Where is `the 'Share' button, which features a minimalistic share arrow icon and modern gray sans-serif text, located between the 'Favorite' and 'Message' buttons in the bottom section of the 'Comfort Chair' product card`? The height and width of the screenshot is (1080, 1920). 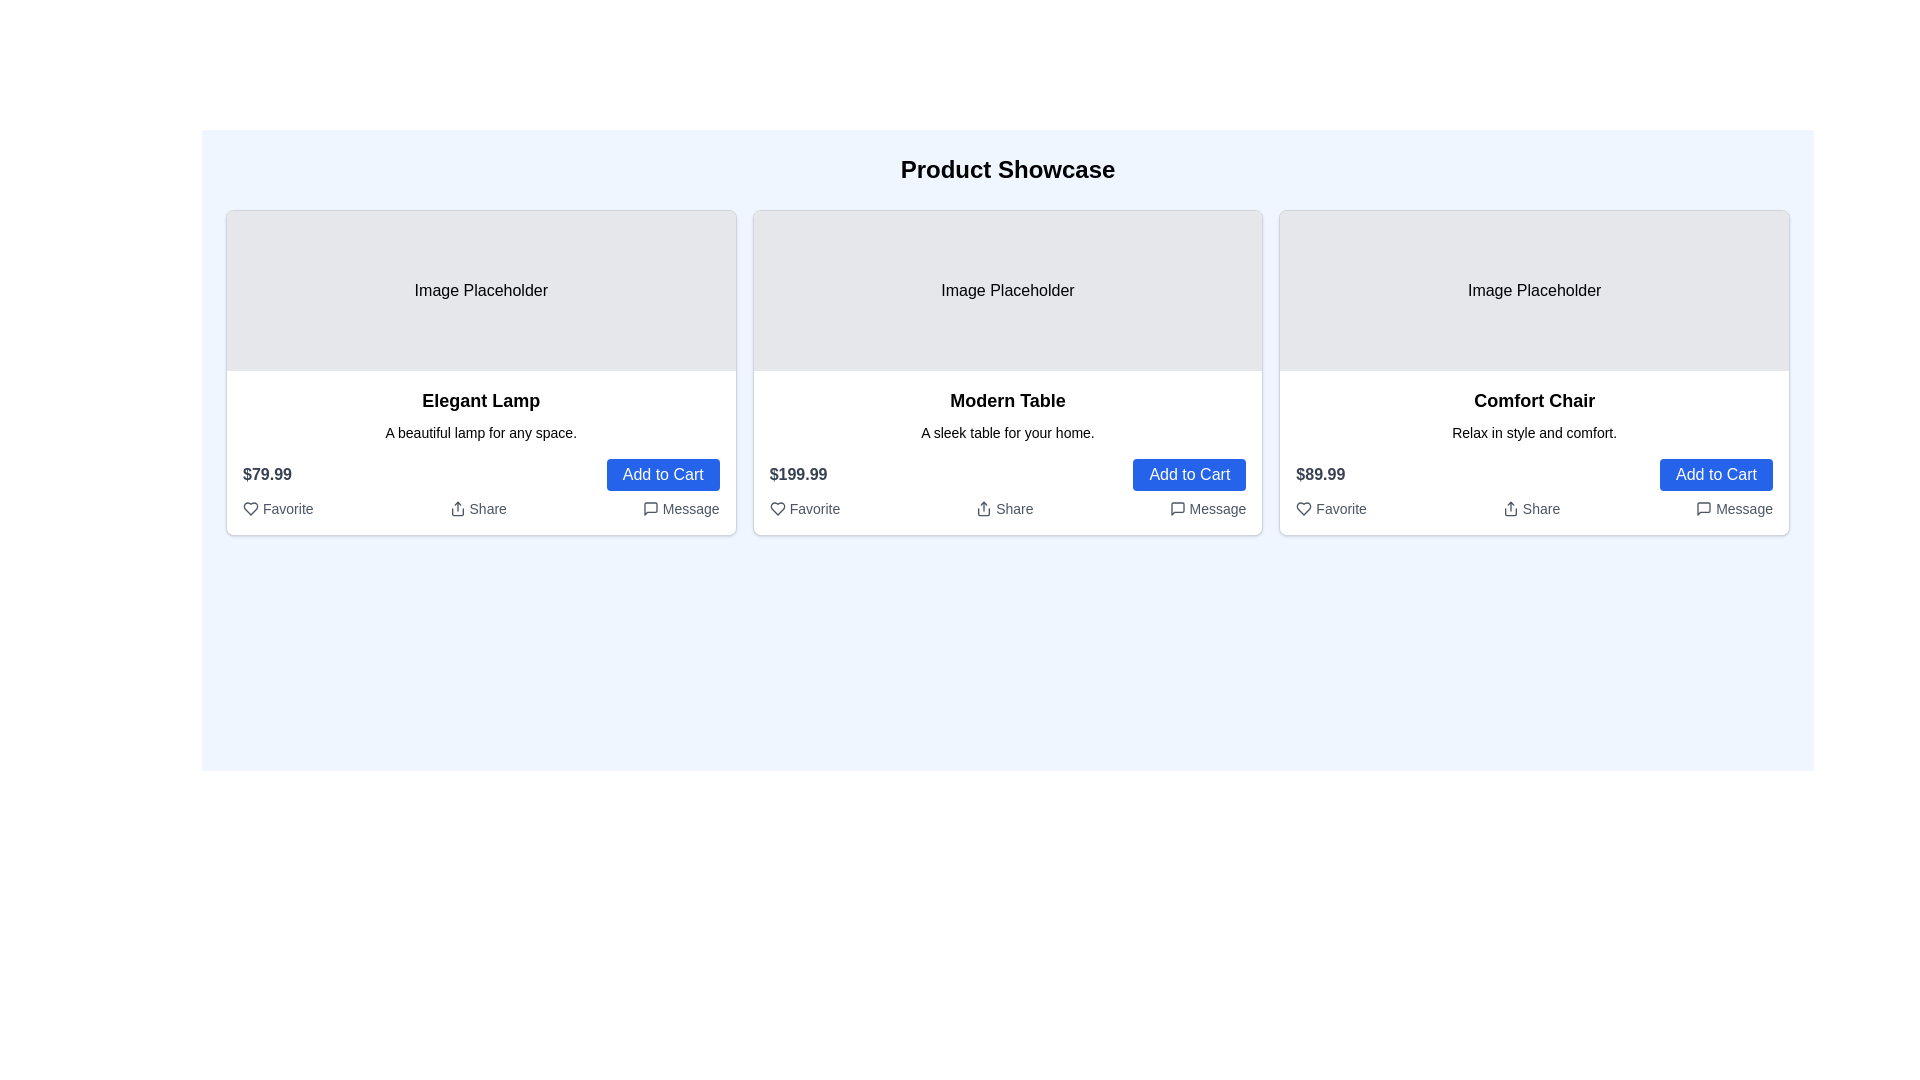
the 'Share' button, which features a minimalistic share arrow icon and modern gray sans-serif text, located between the 'Favorite' and 'Message' buttons in the bottom section of the 'Comfort Chair' product card is located at coordinates (1530, 508).